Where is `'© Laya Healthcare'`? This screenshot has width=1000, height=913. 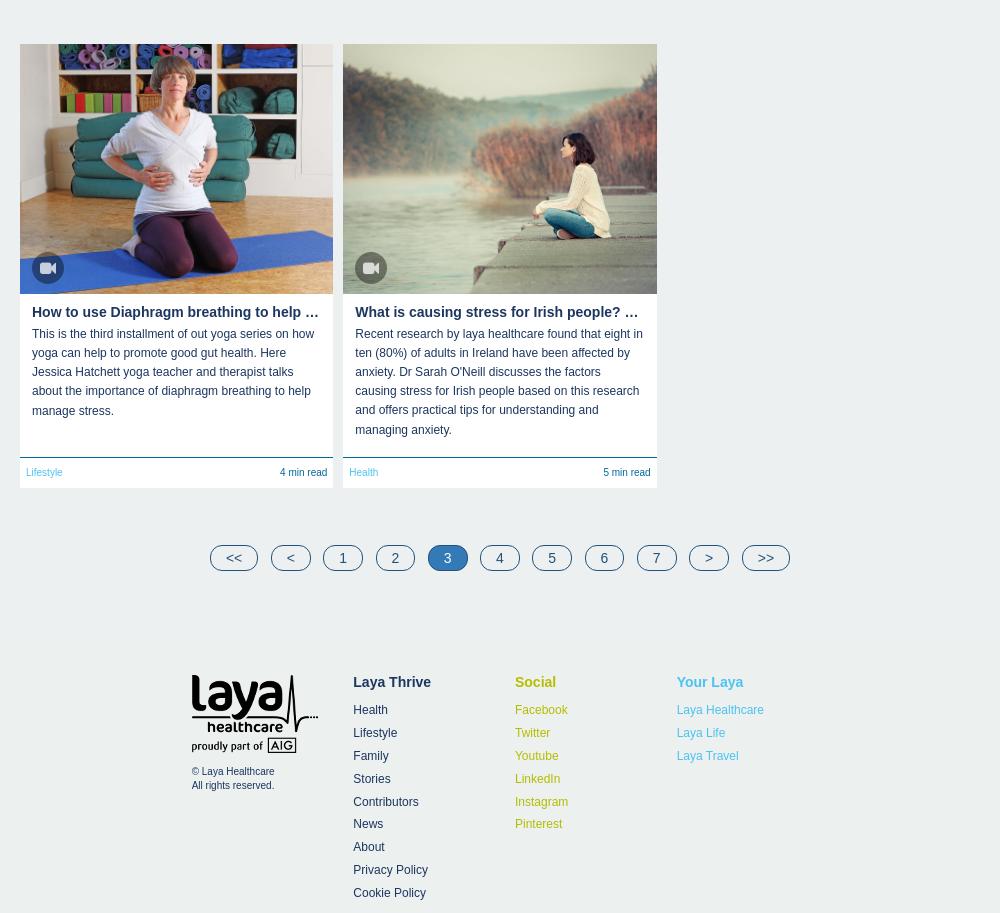 '© Laya Healthcare' is located at coordinates (231, 770).